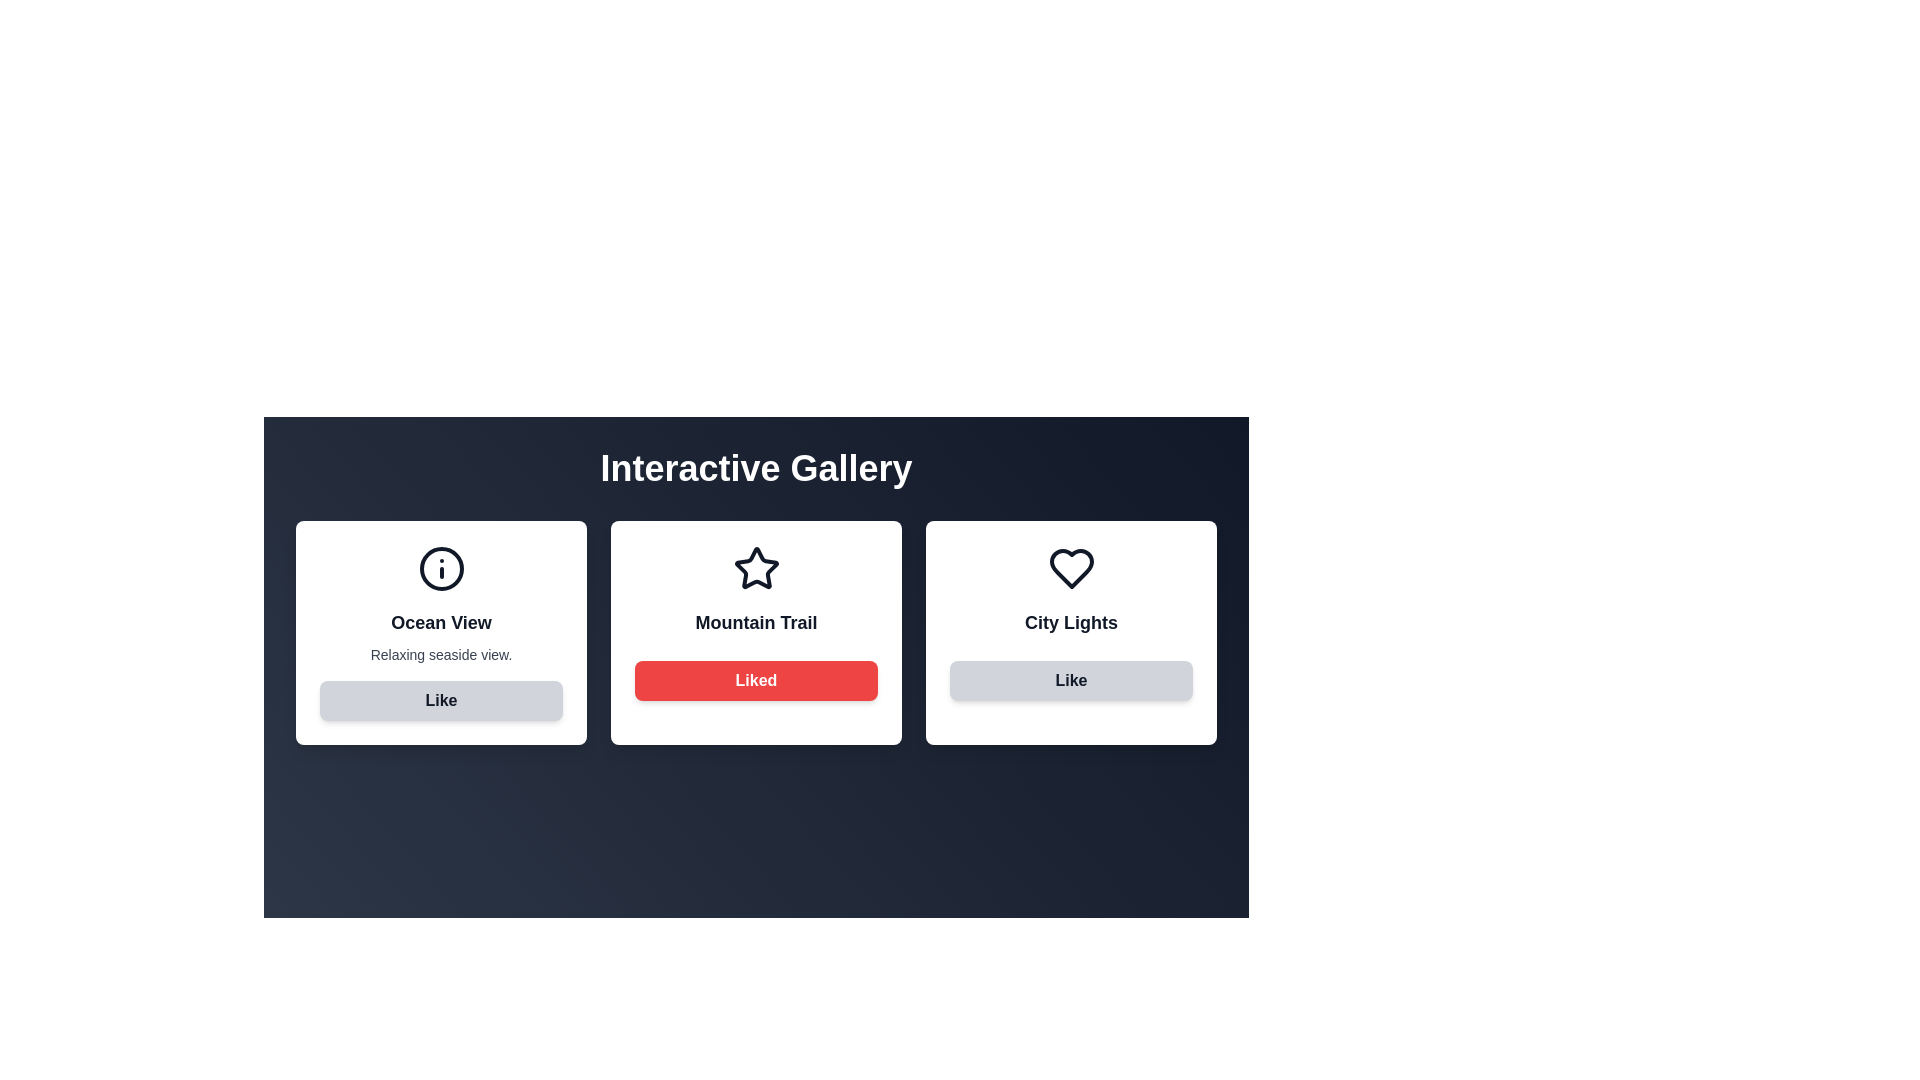  Describe the element at coordinates (1070, 622) in the screenshot. I see `the non-interactive text element displaying 'City Lights', which is prominently centered below a heart-shaped icon and above a 'Like' button` at that location.